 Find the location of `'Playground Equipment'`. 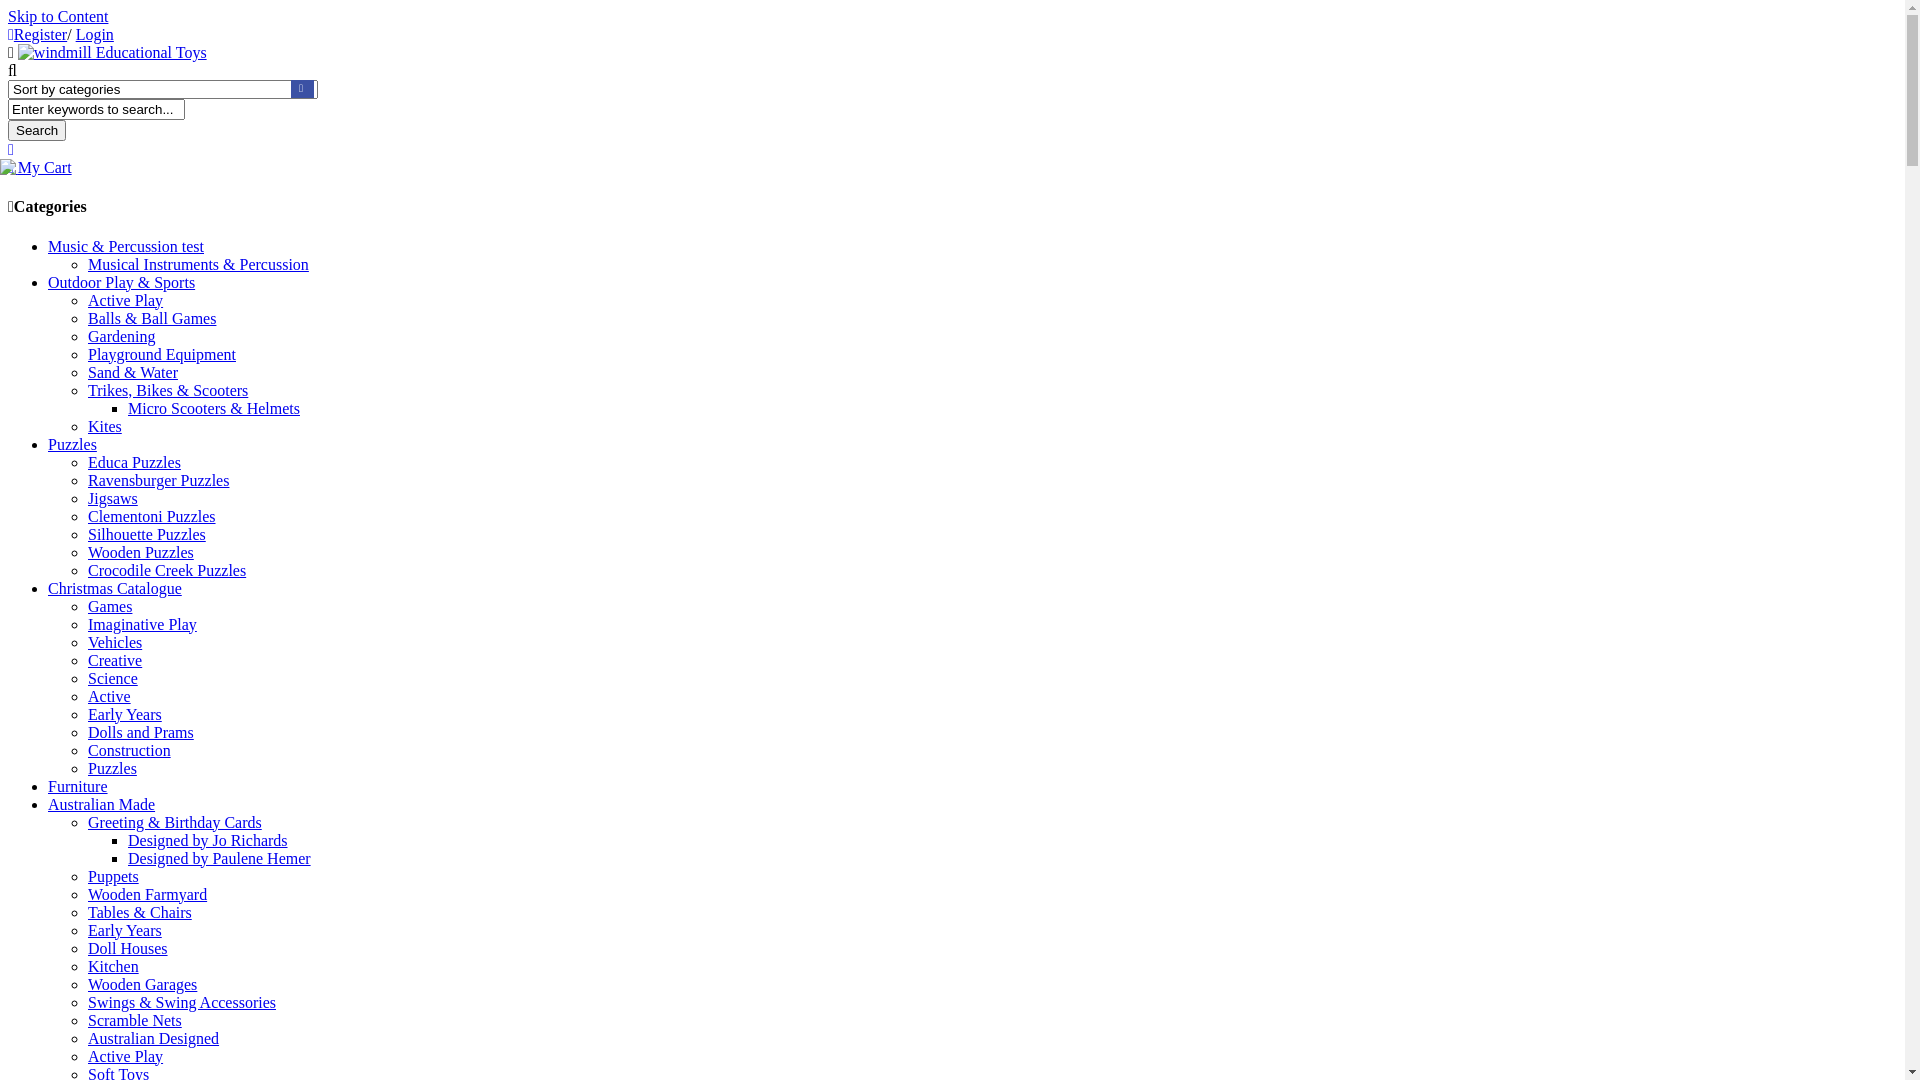

'Playground Equipment' is located at coordinates (162, 353).